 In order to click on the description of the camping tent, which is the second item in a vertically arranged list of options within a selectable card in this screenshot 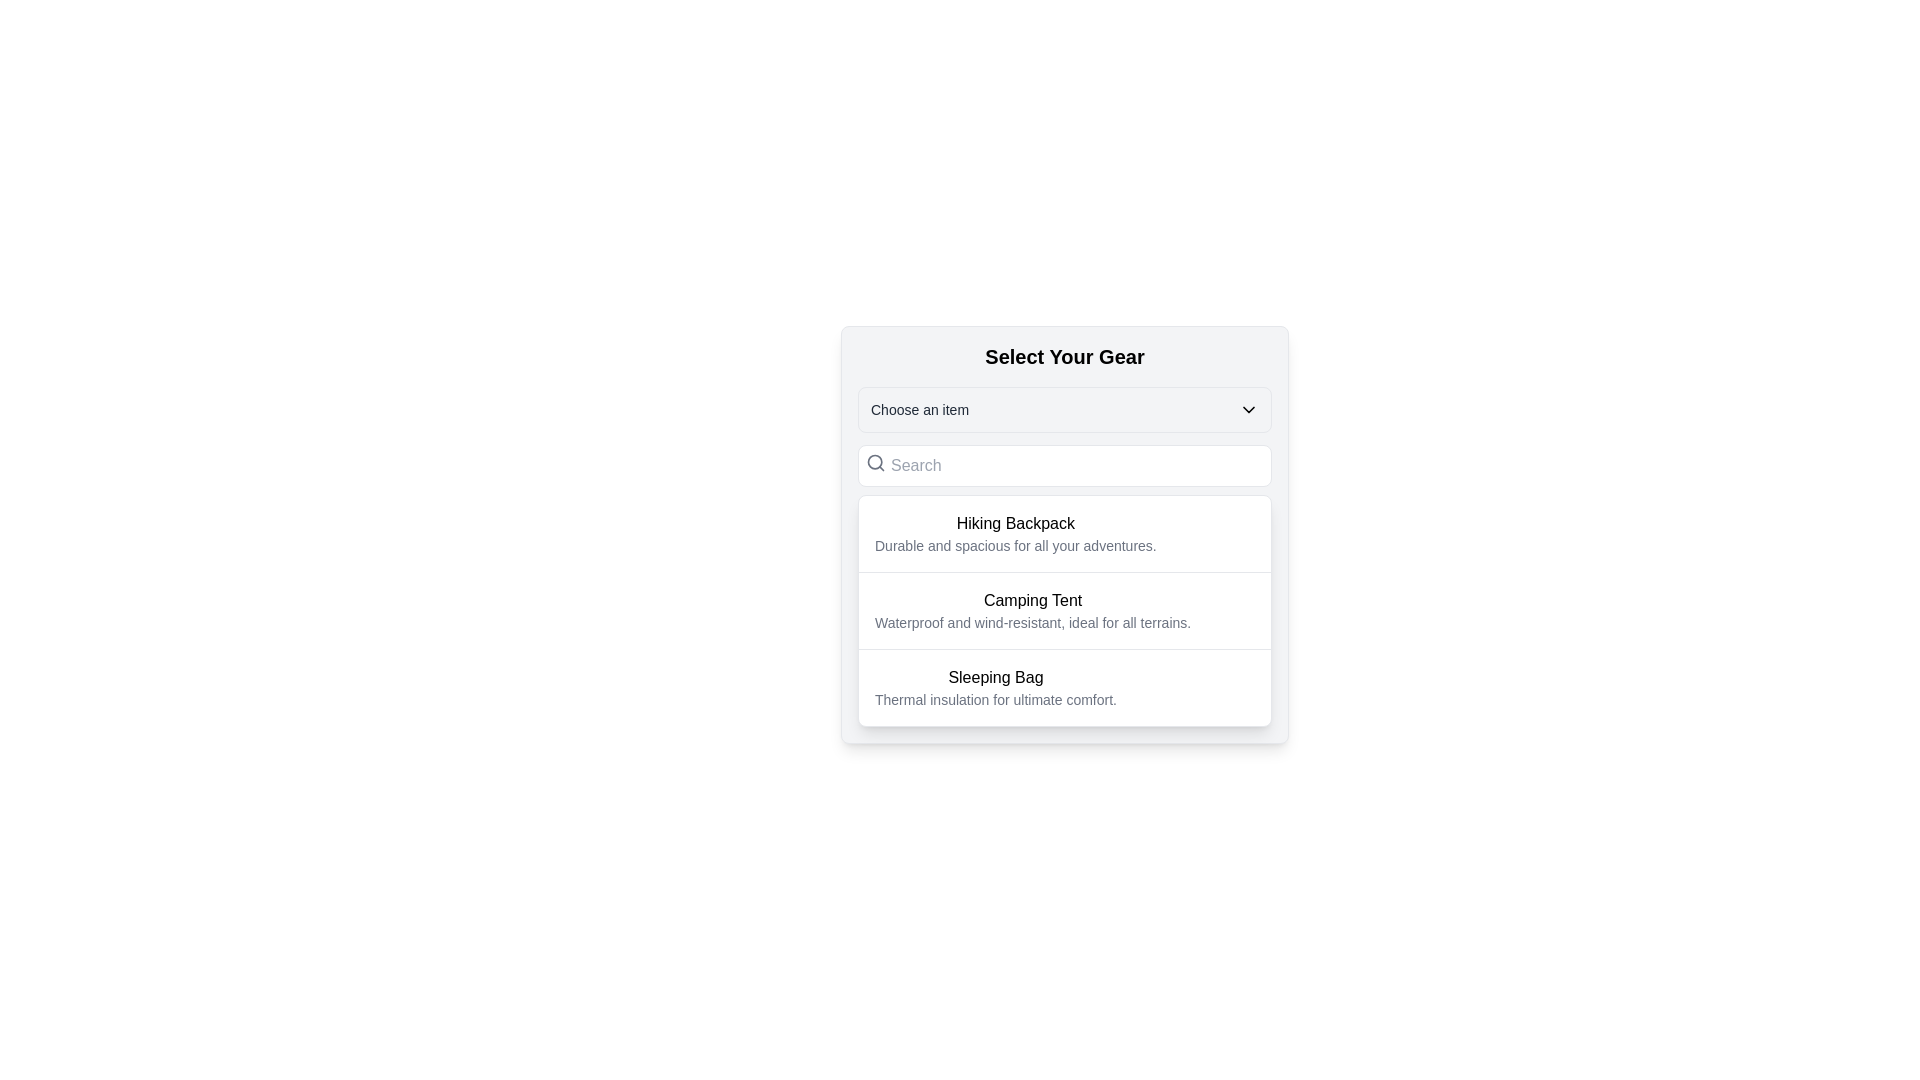, I will do `click(1064, 608)`.